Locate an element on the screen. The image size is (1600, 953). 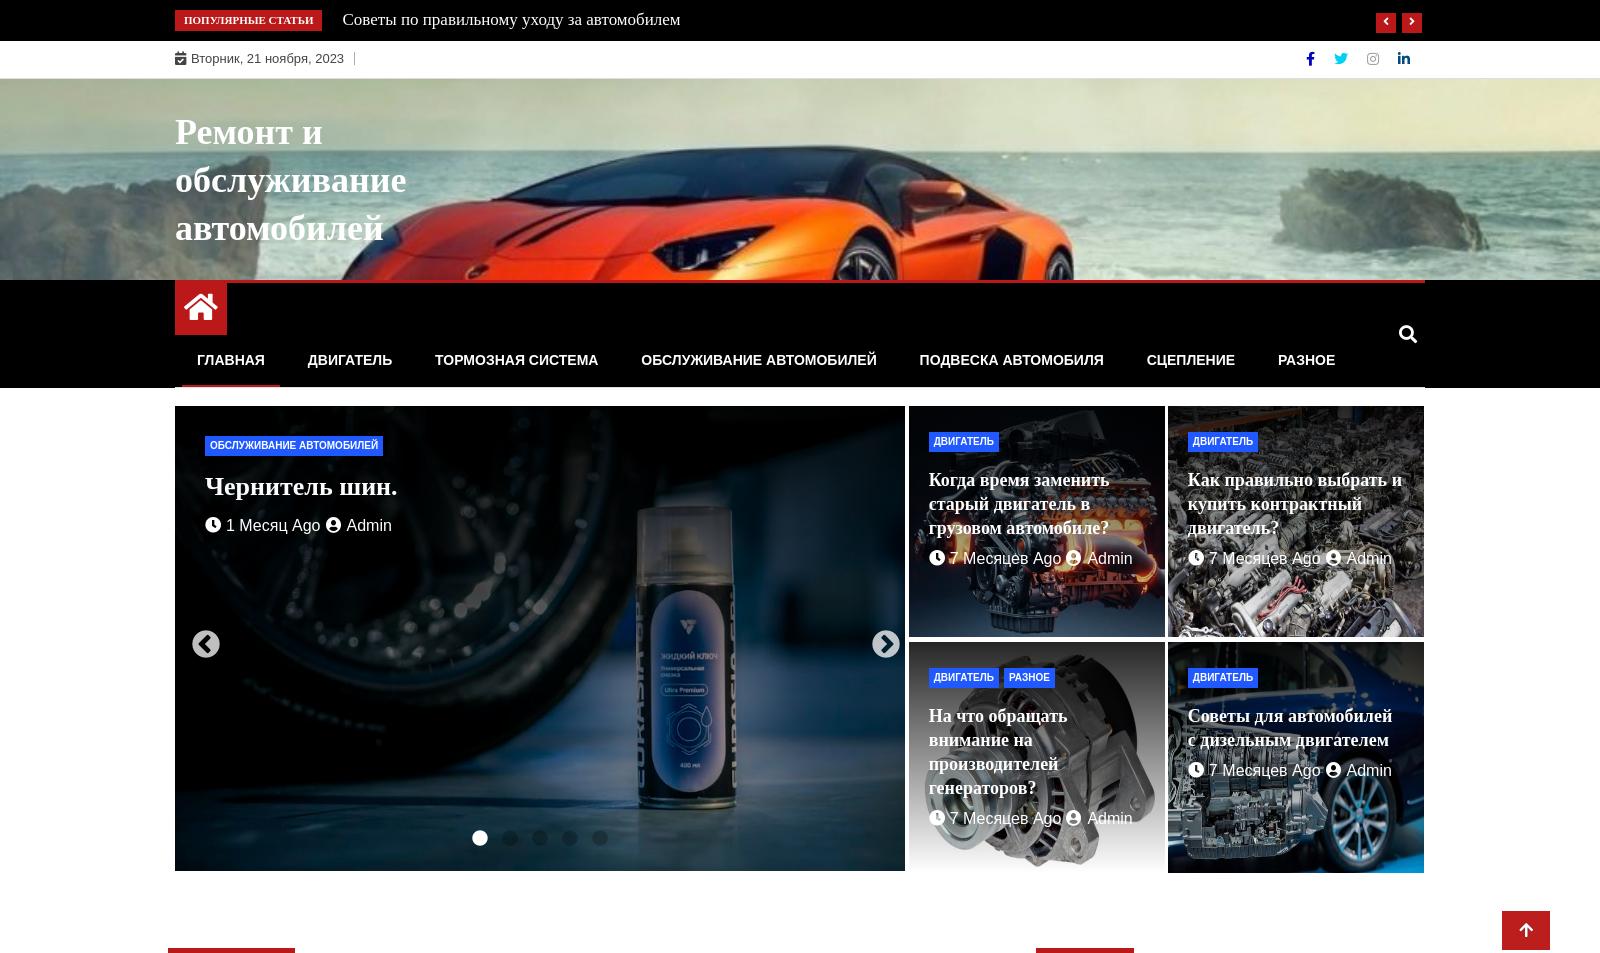
'На что обращать внимание на производителей генераторов?' is located at coordinates (996, 750).